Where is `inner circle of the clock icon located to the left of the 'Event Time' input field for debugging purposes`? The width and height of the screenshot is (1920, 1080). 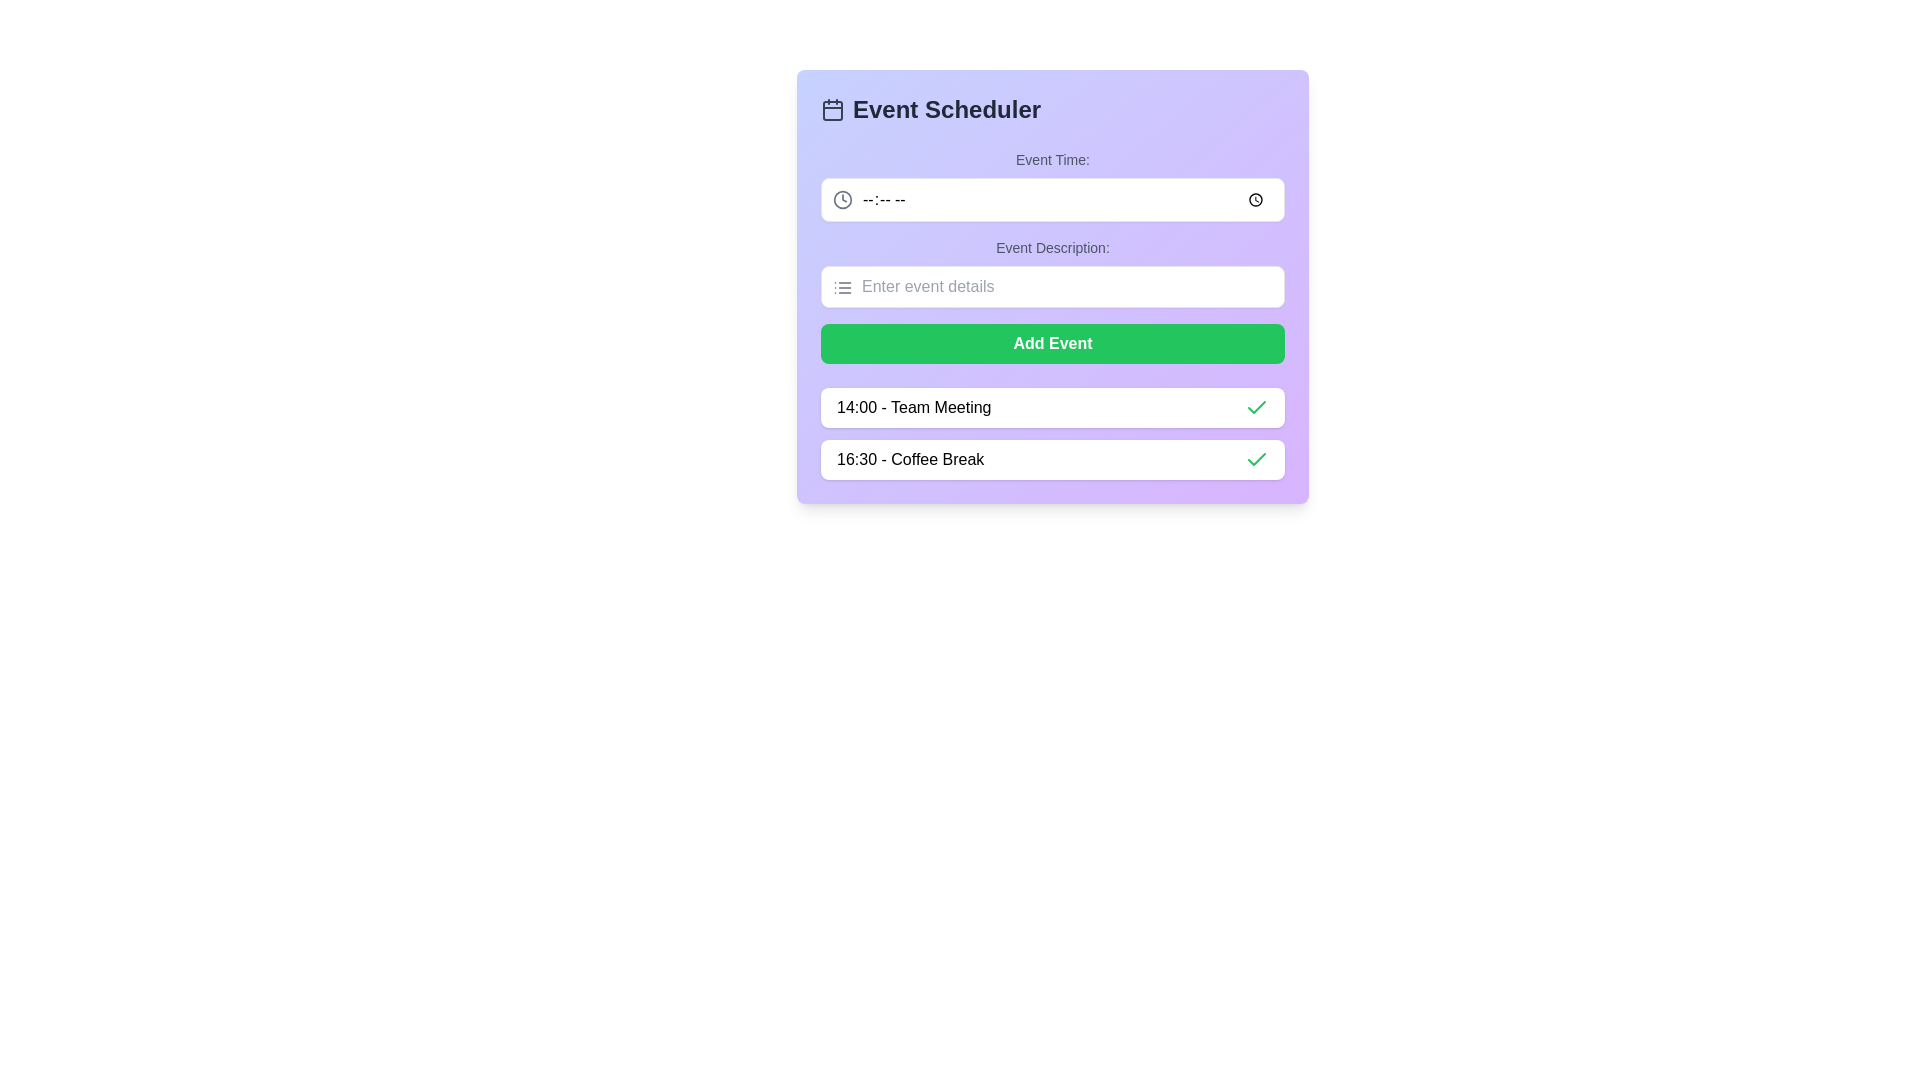 inner circle of the clock icon located to the left of the 'Event Time' input field for debugging purposes is located at coordinates (843, 200).